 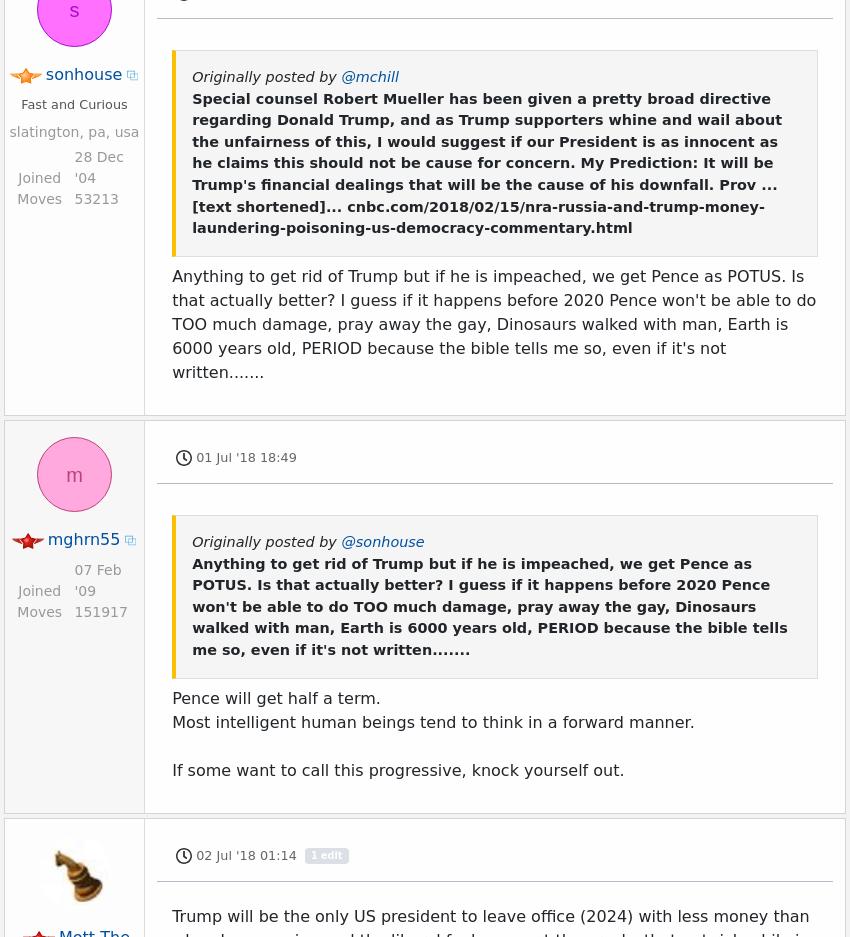 What do you see at coordinates (476, 923) in the screenshot?
I see `'Site FAQ'` at bounding box center [476, 923].